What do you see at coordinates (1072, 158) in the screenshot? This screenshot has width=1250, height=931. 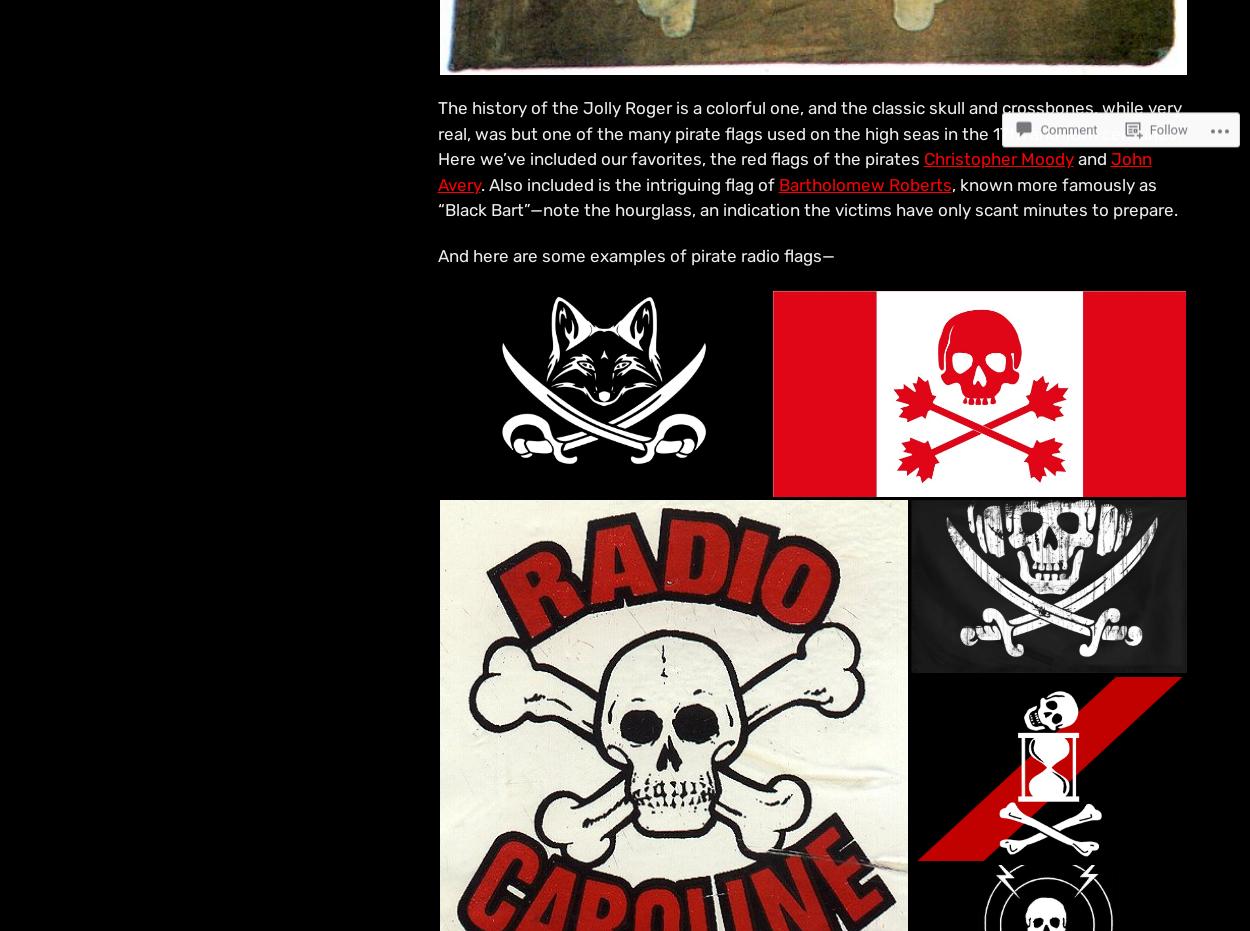 I see `'and'` at bounding box center [1072, 158].